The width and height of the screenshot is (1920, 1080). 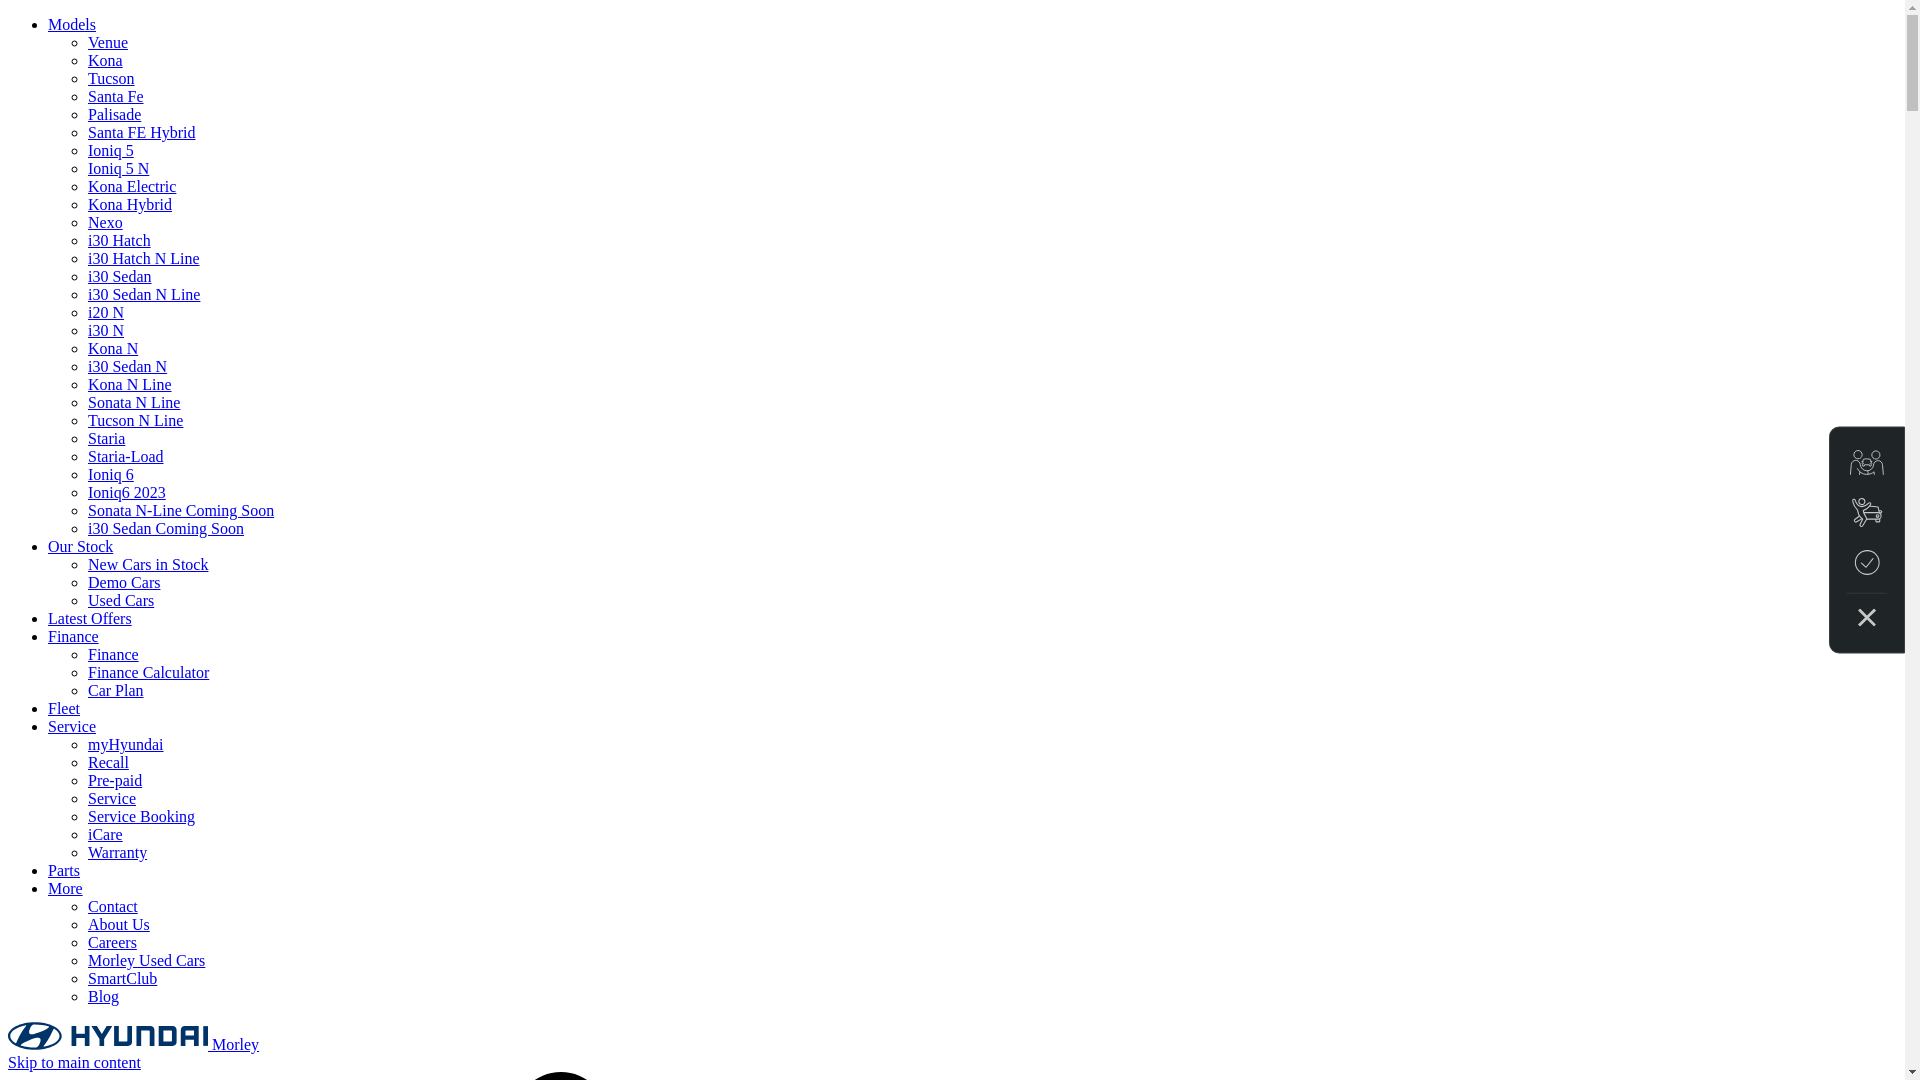 I want to click on 'i30 Sedan N Line', so click(x=143, y=294).